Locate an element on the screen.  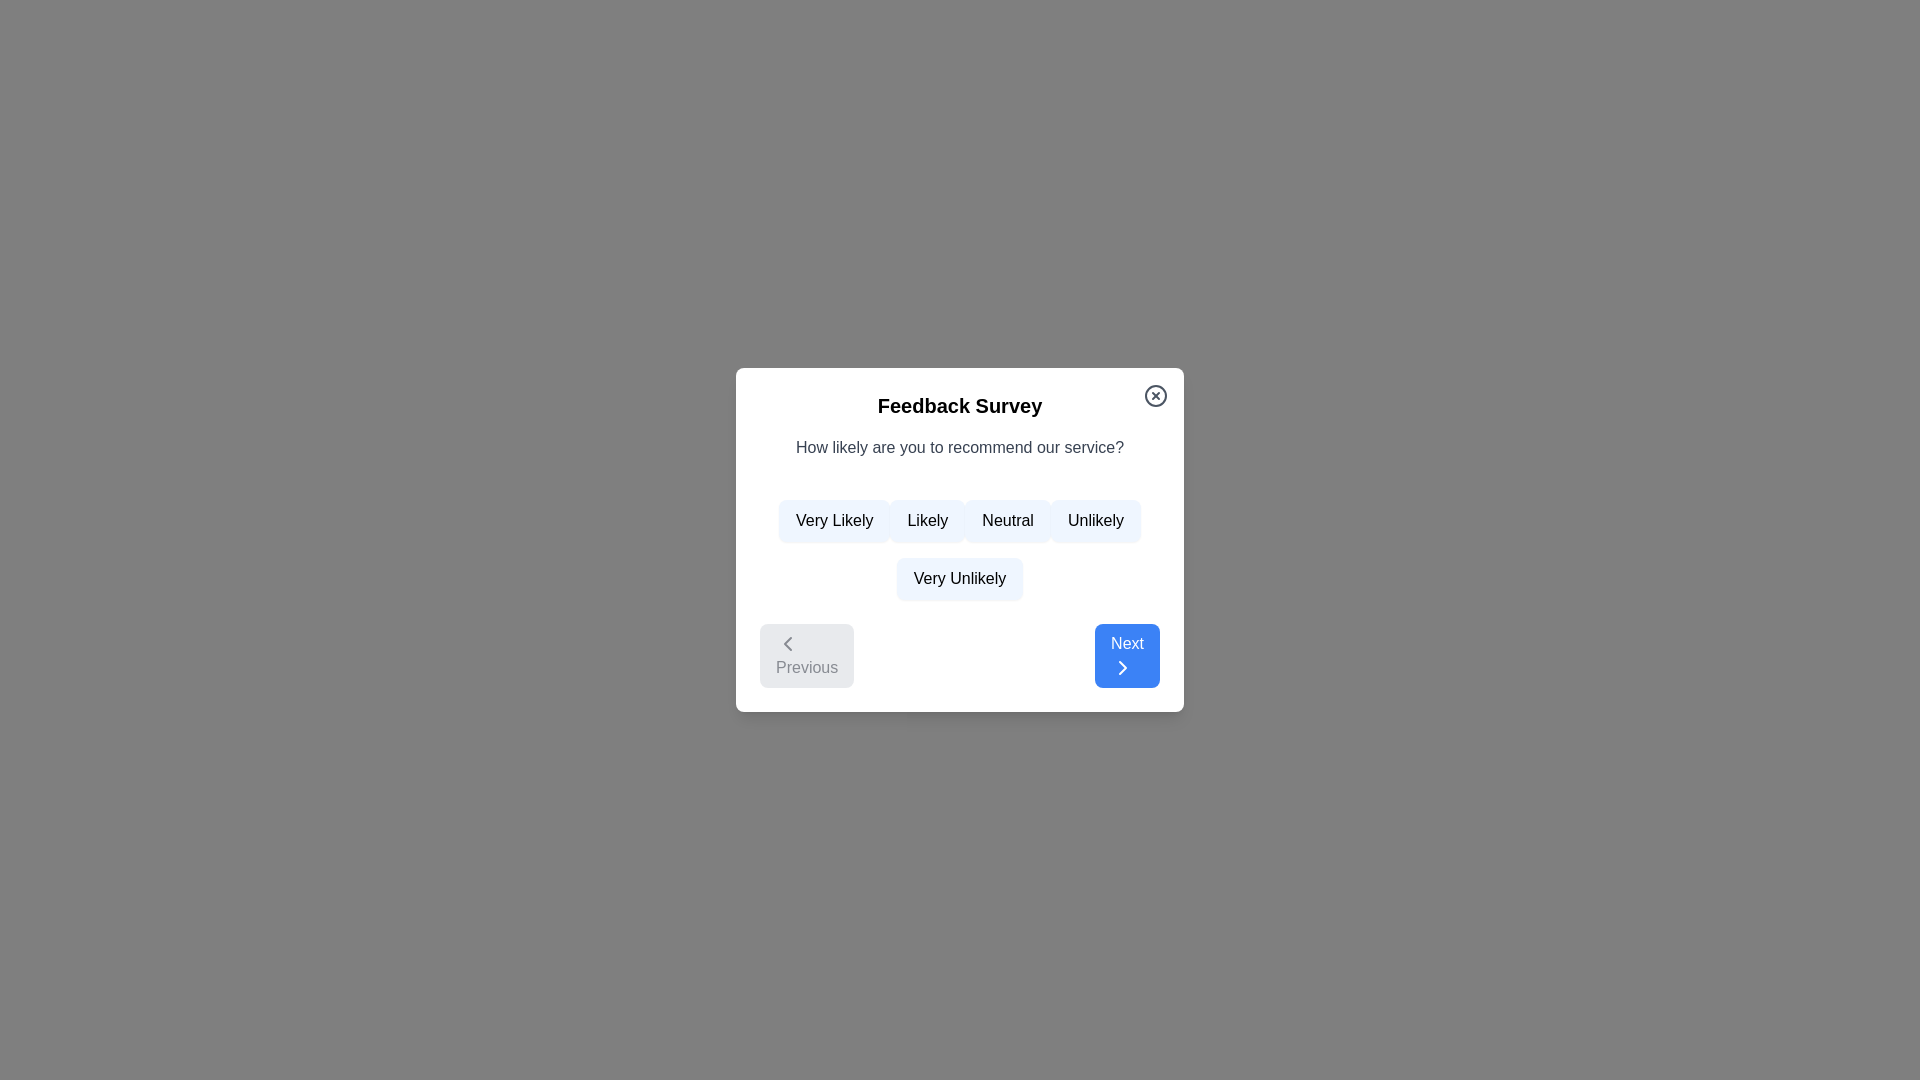
the left-facing chevron icon within the 'Previous' button is located at coordinates (786, 644).